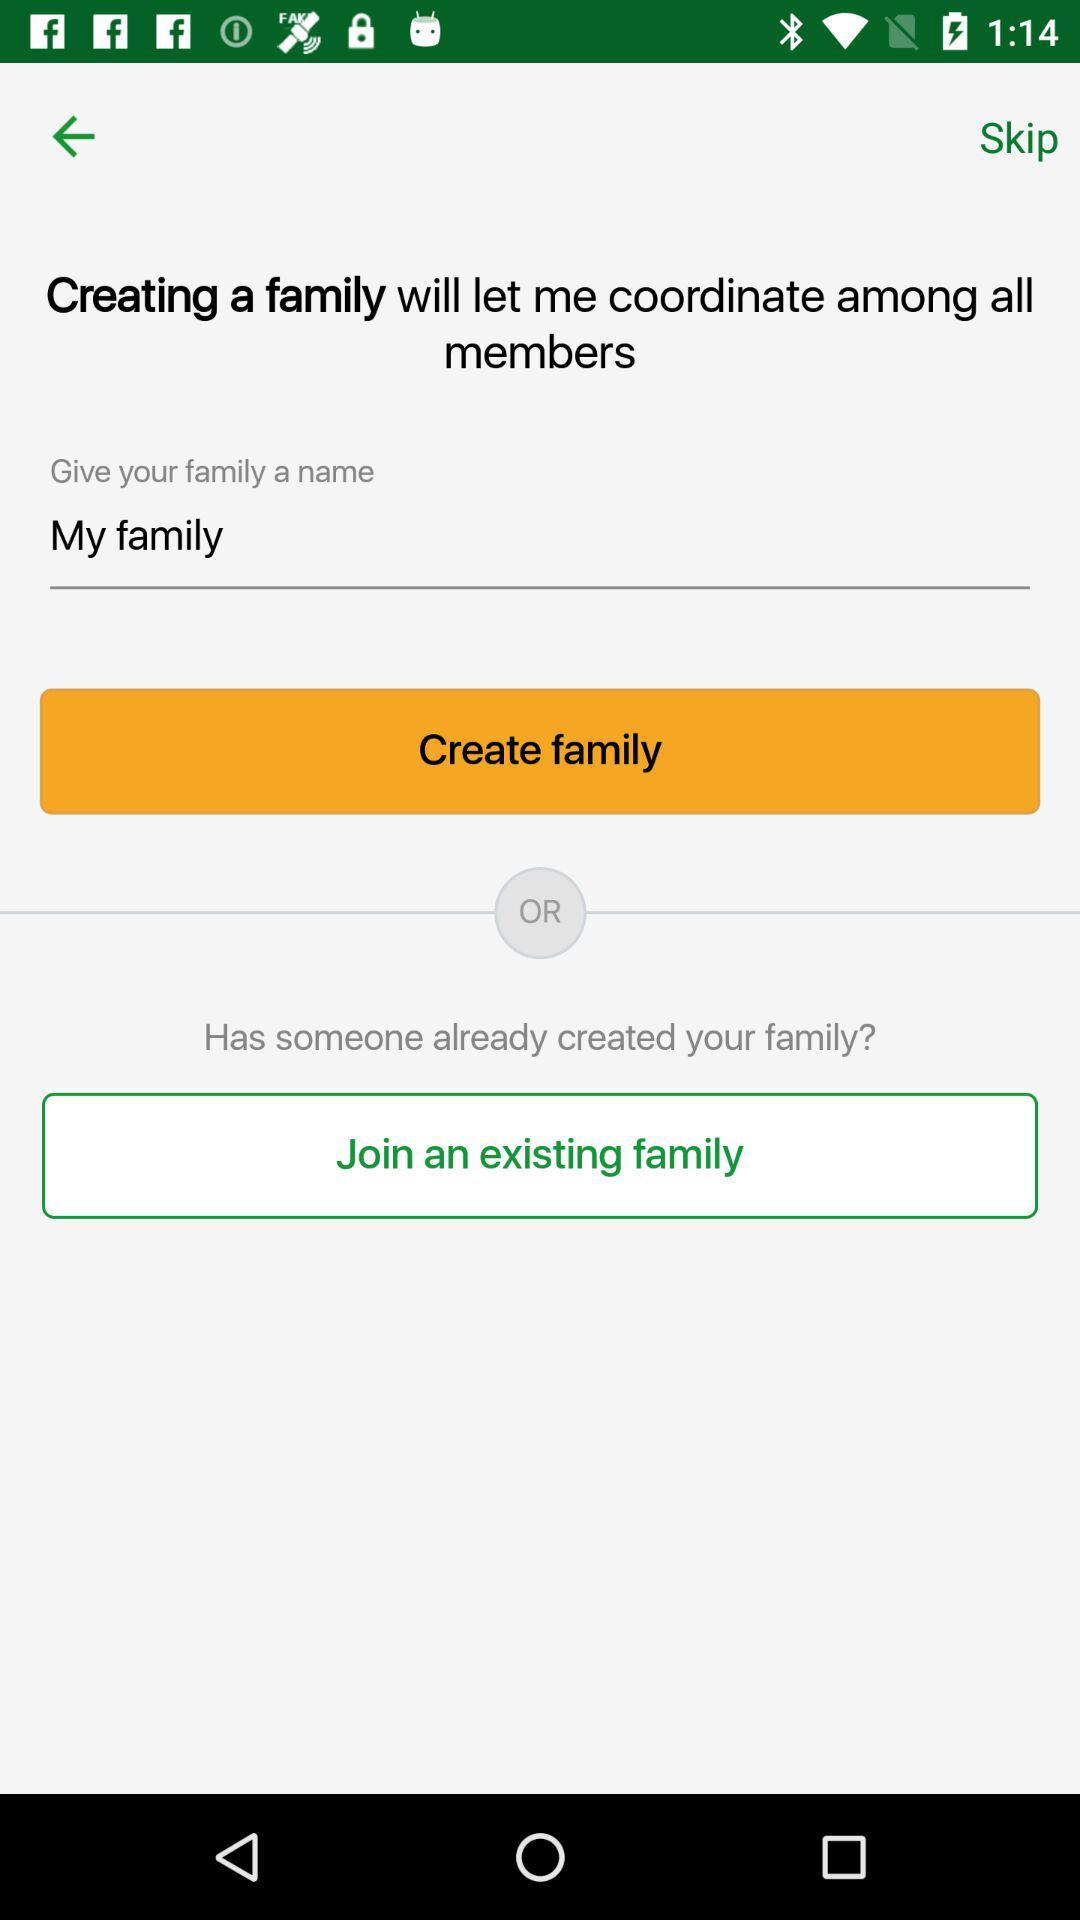 The height and width of the screenshot is (1920, 1080). Describe the element at coordinates (72, 135) in the screenshot. I see `the icon above creating a family item` at that location.